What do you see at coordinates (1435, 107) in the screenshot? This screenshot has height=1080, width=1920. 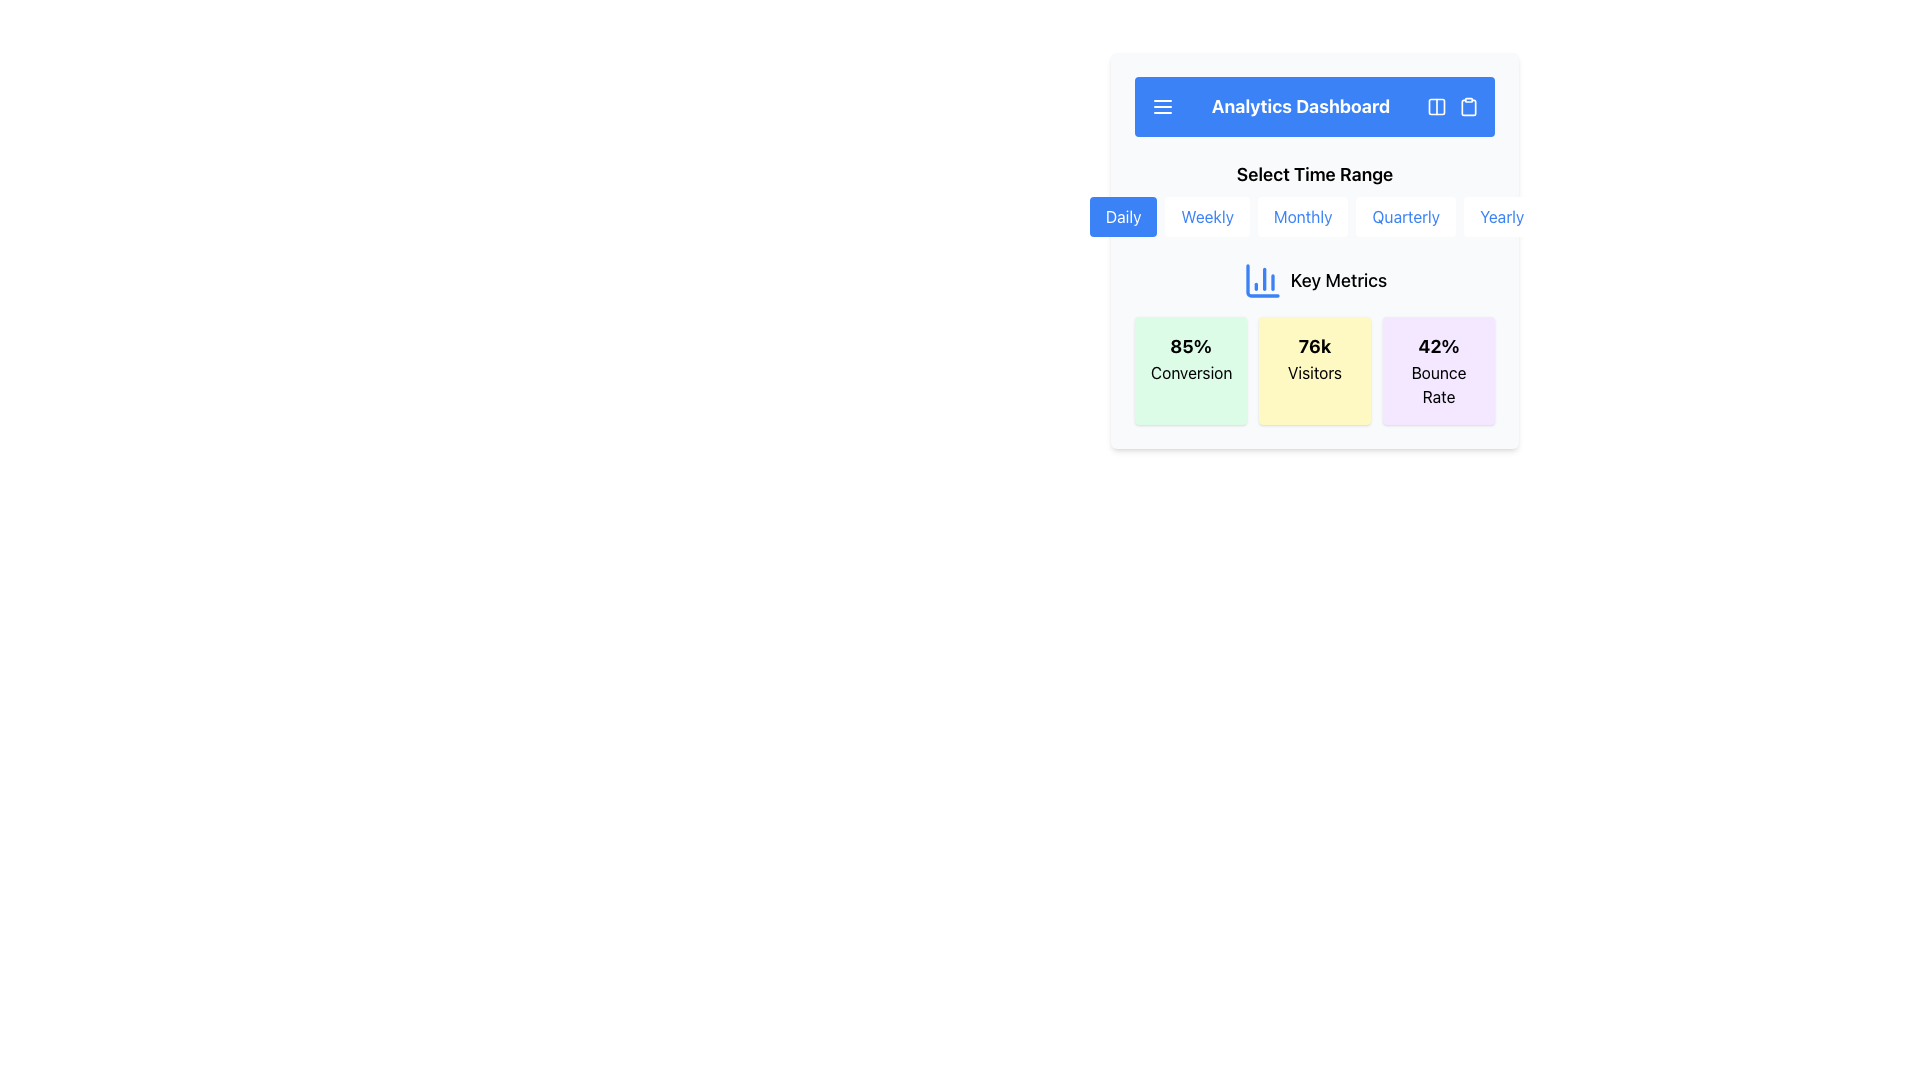 I see `the graphical icon with a minimalist representation of two vertical columns, located in the top right blue bar of the 'Analytics Dashboard'` at bounding box center [1435, 107].